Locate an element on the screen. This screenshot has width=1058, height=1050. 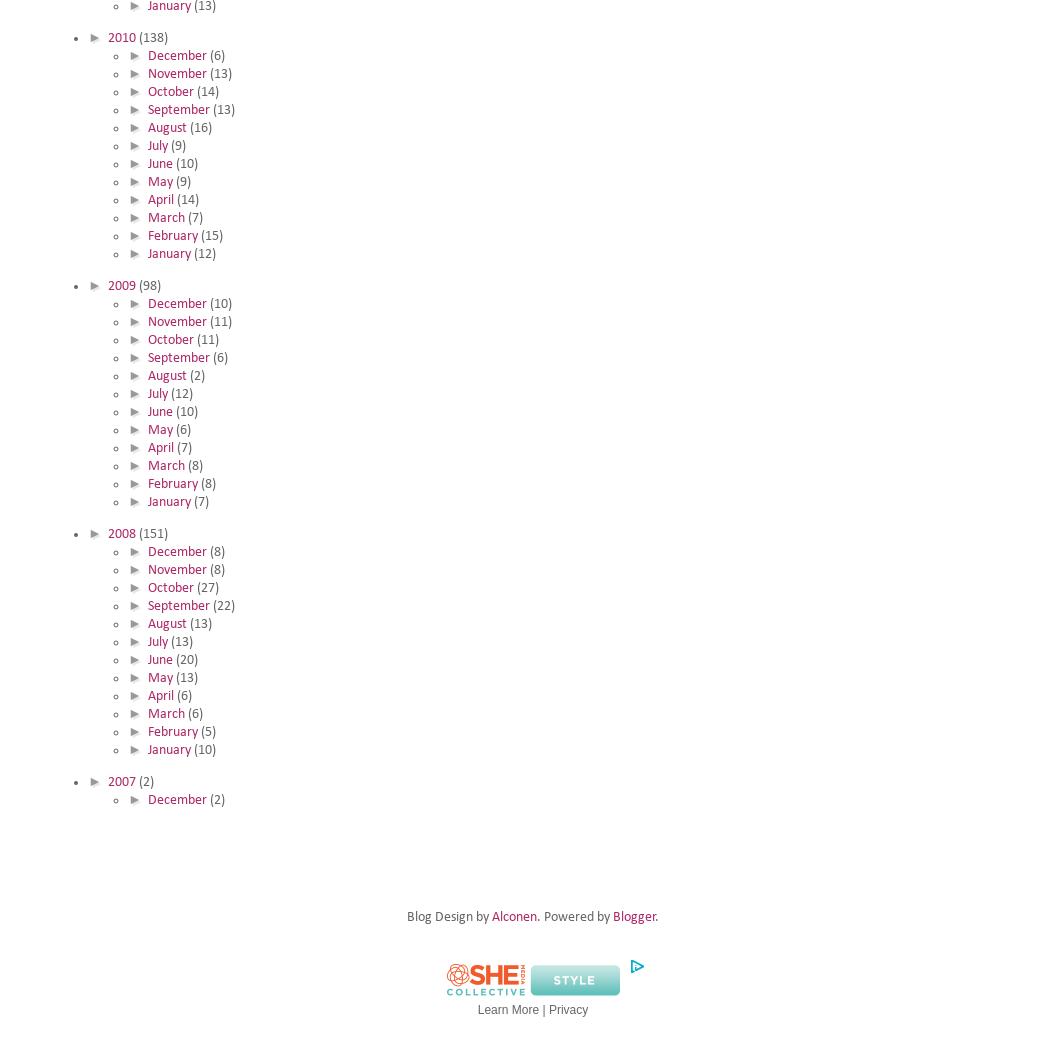
'Learn More' is located at coordinates (507, 1009).